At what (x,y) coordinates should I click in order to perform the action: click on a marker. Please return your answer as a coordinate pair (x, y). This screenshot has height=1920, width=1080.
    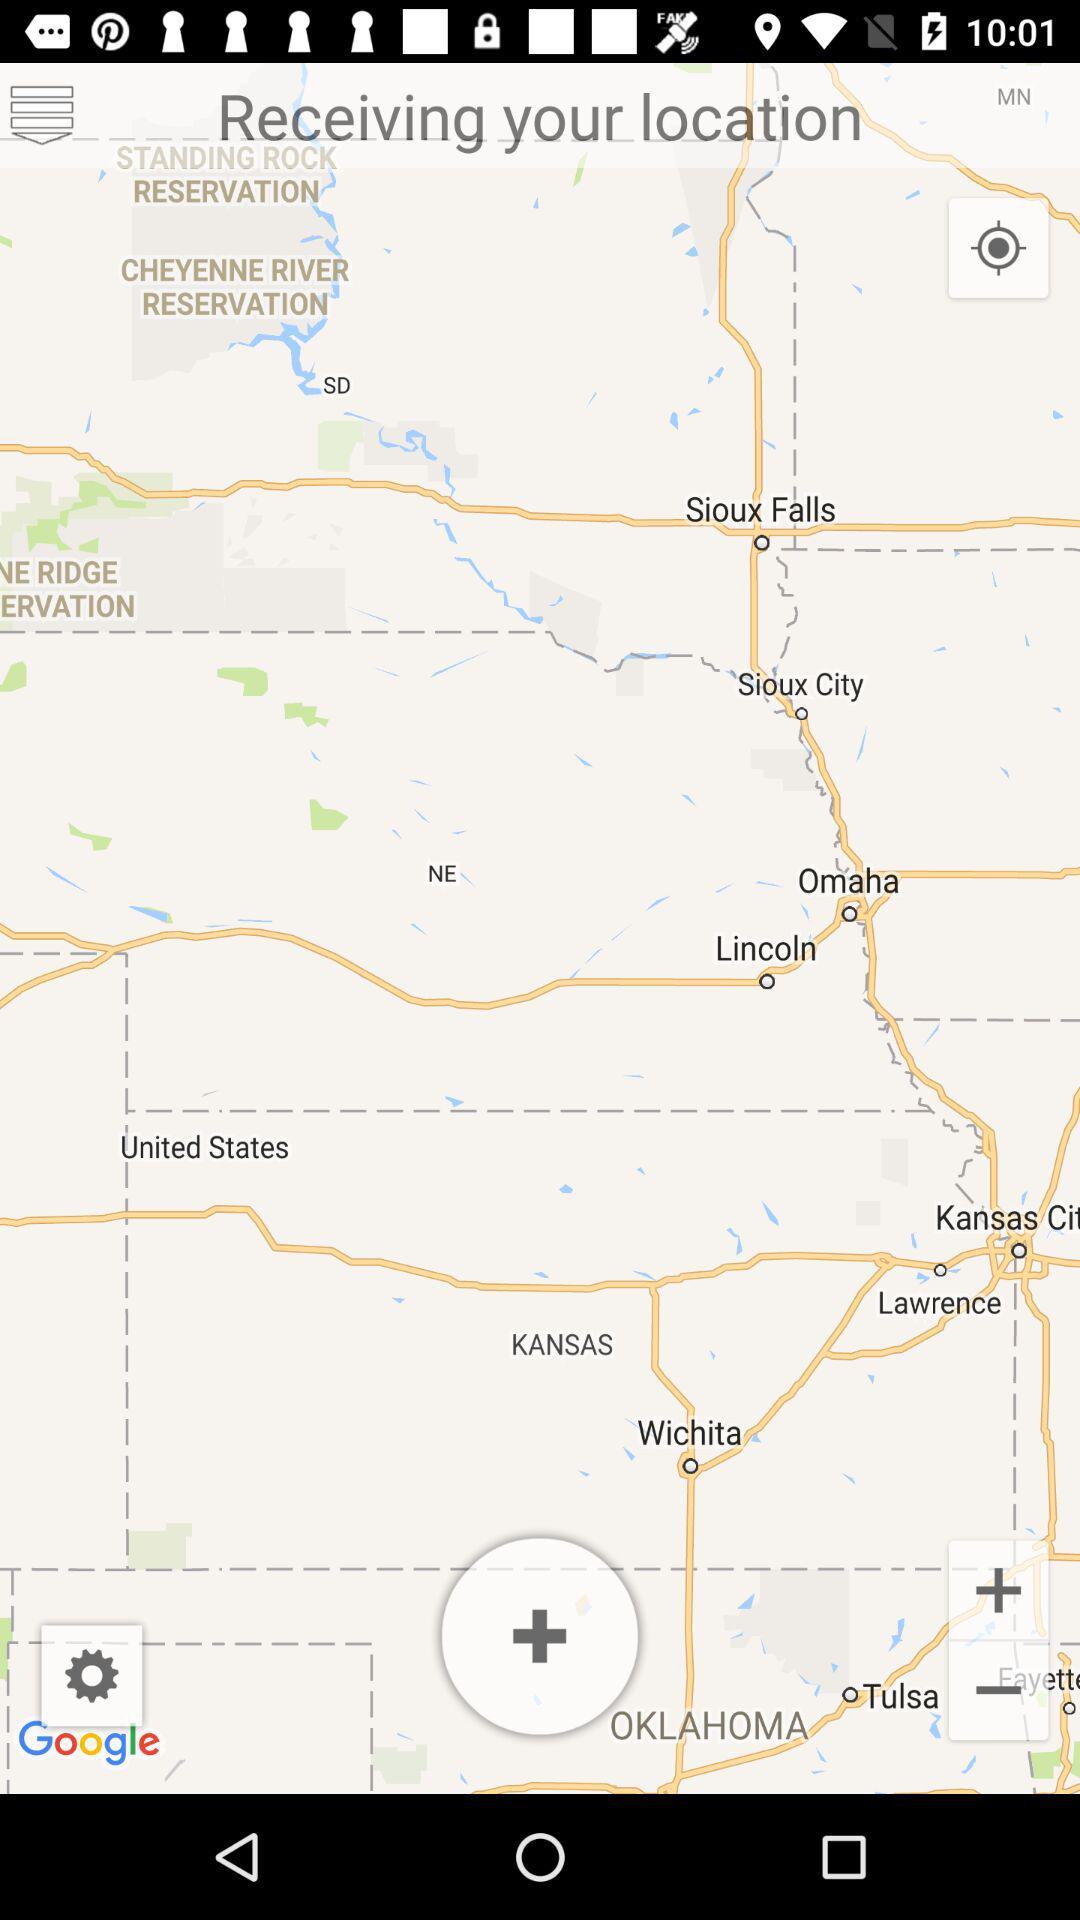
    Looking at the image, I should click on (540, 1636).